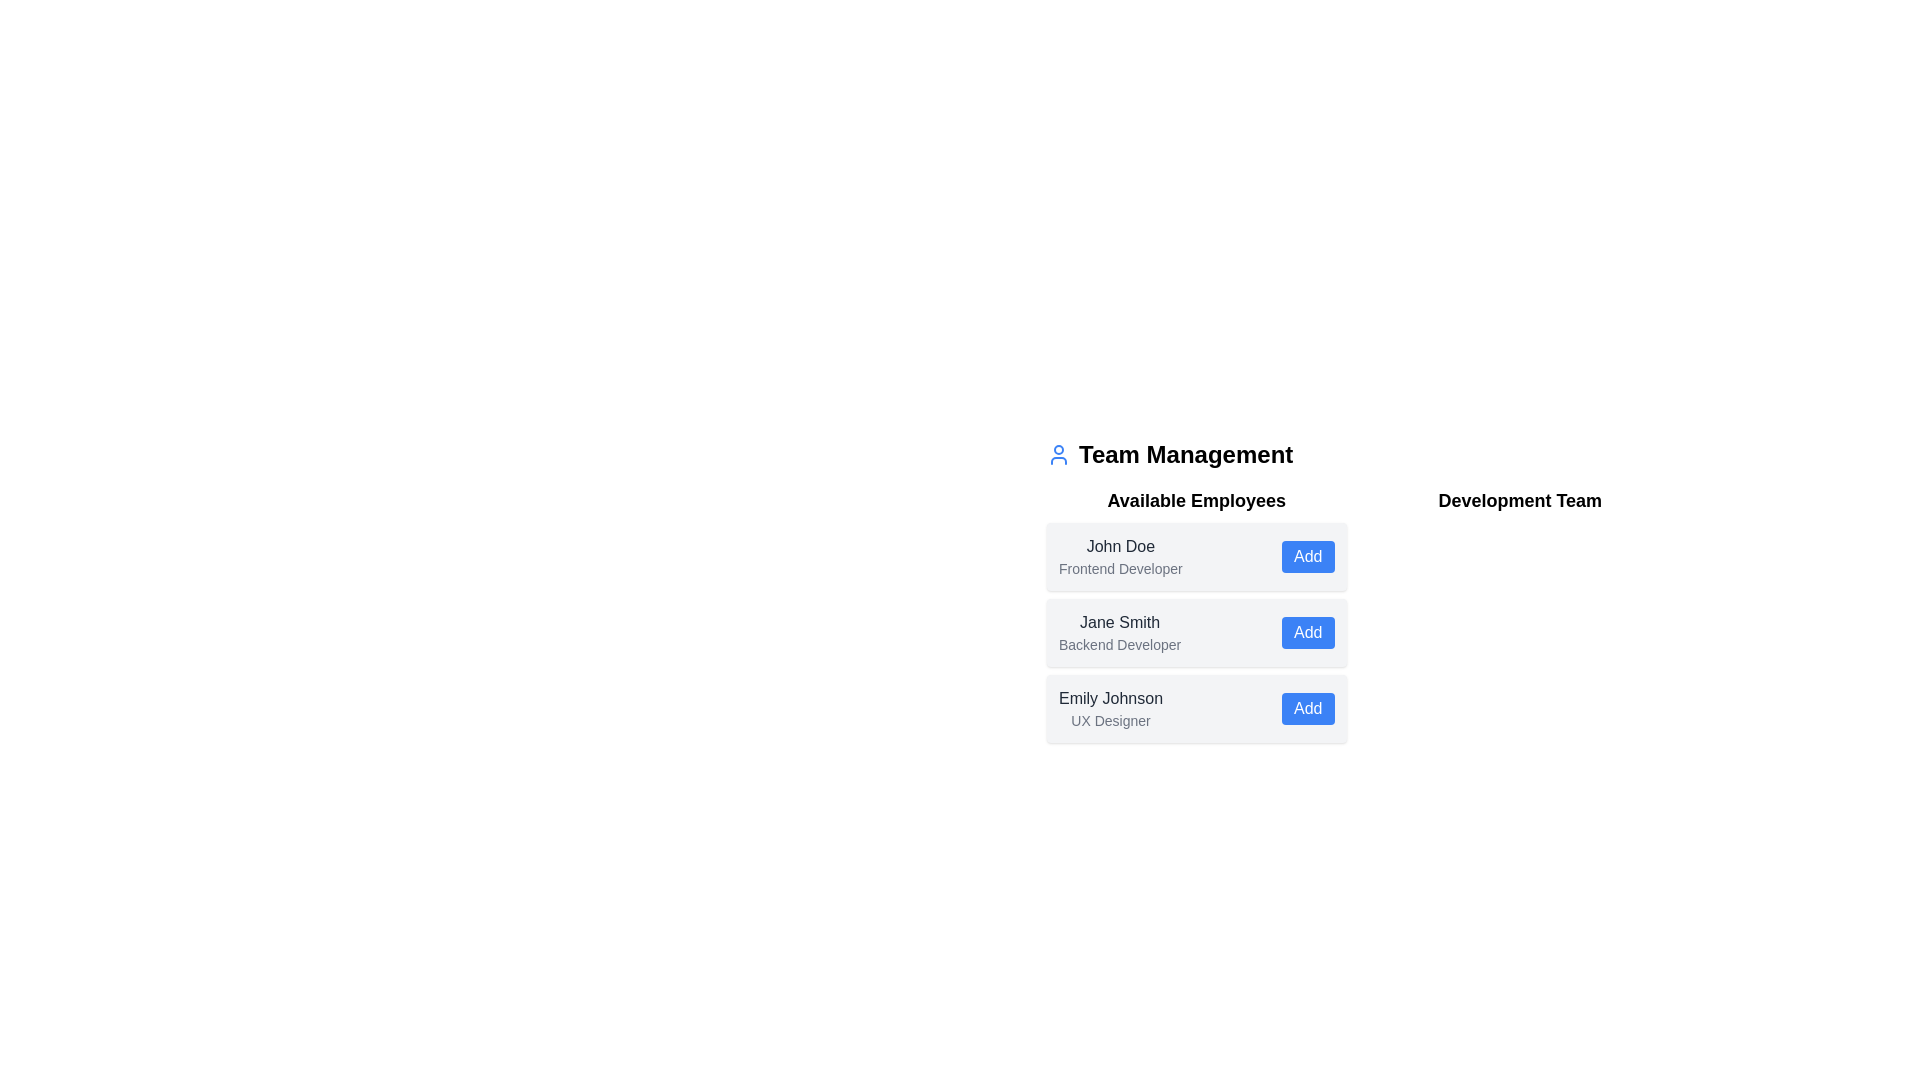  Describe the element at coordinates (1196, 613) in the screenshot. I see `the List Entry with Action Button for employee 'Jane Smith'` at that location.